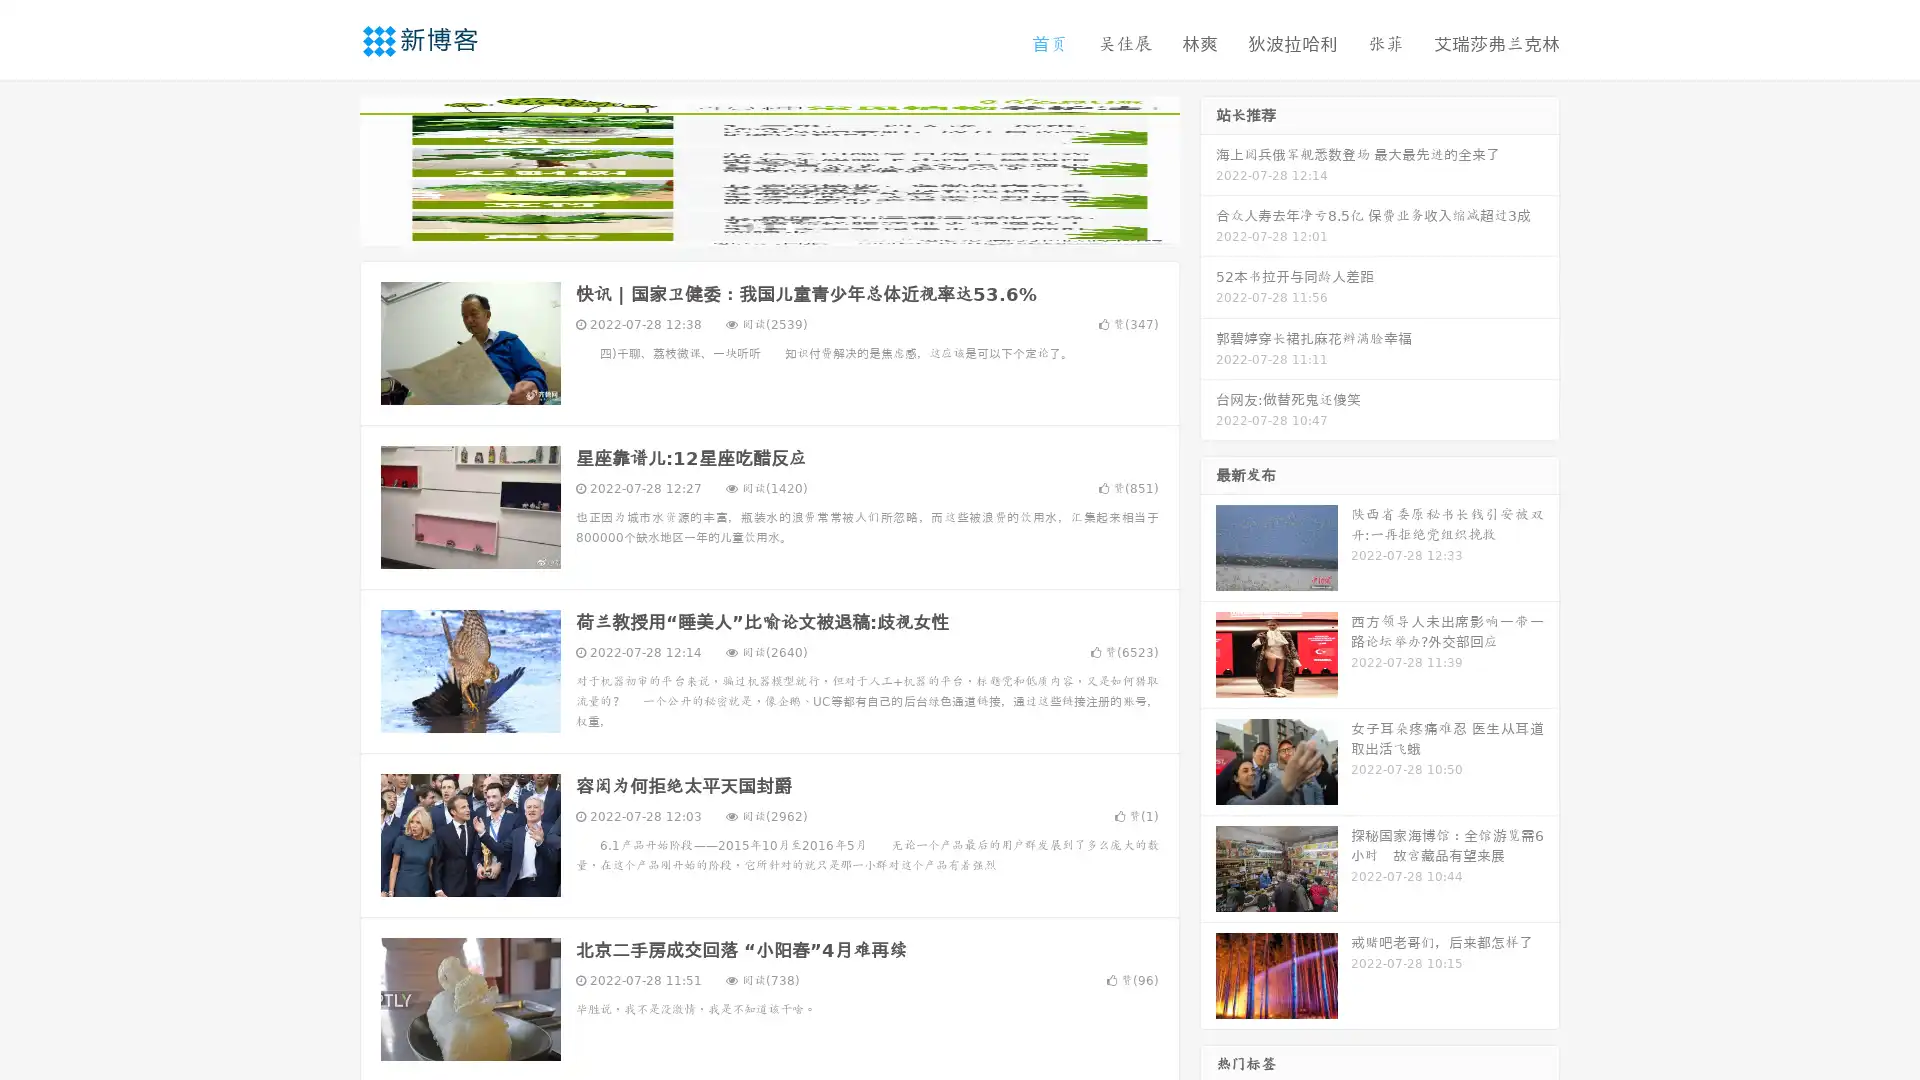 This screenshot has height=1080, width=1920. Describe the element at coordinates (768, 225) in the screenshot. I see `Go to slide 2` at that location.